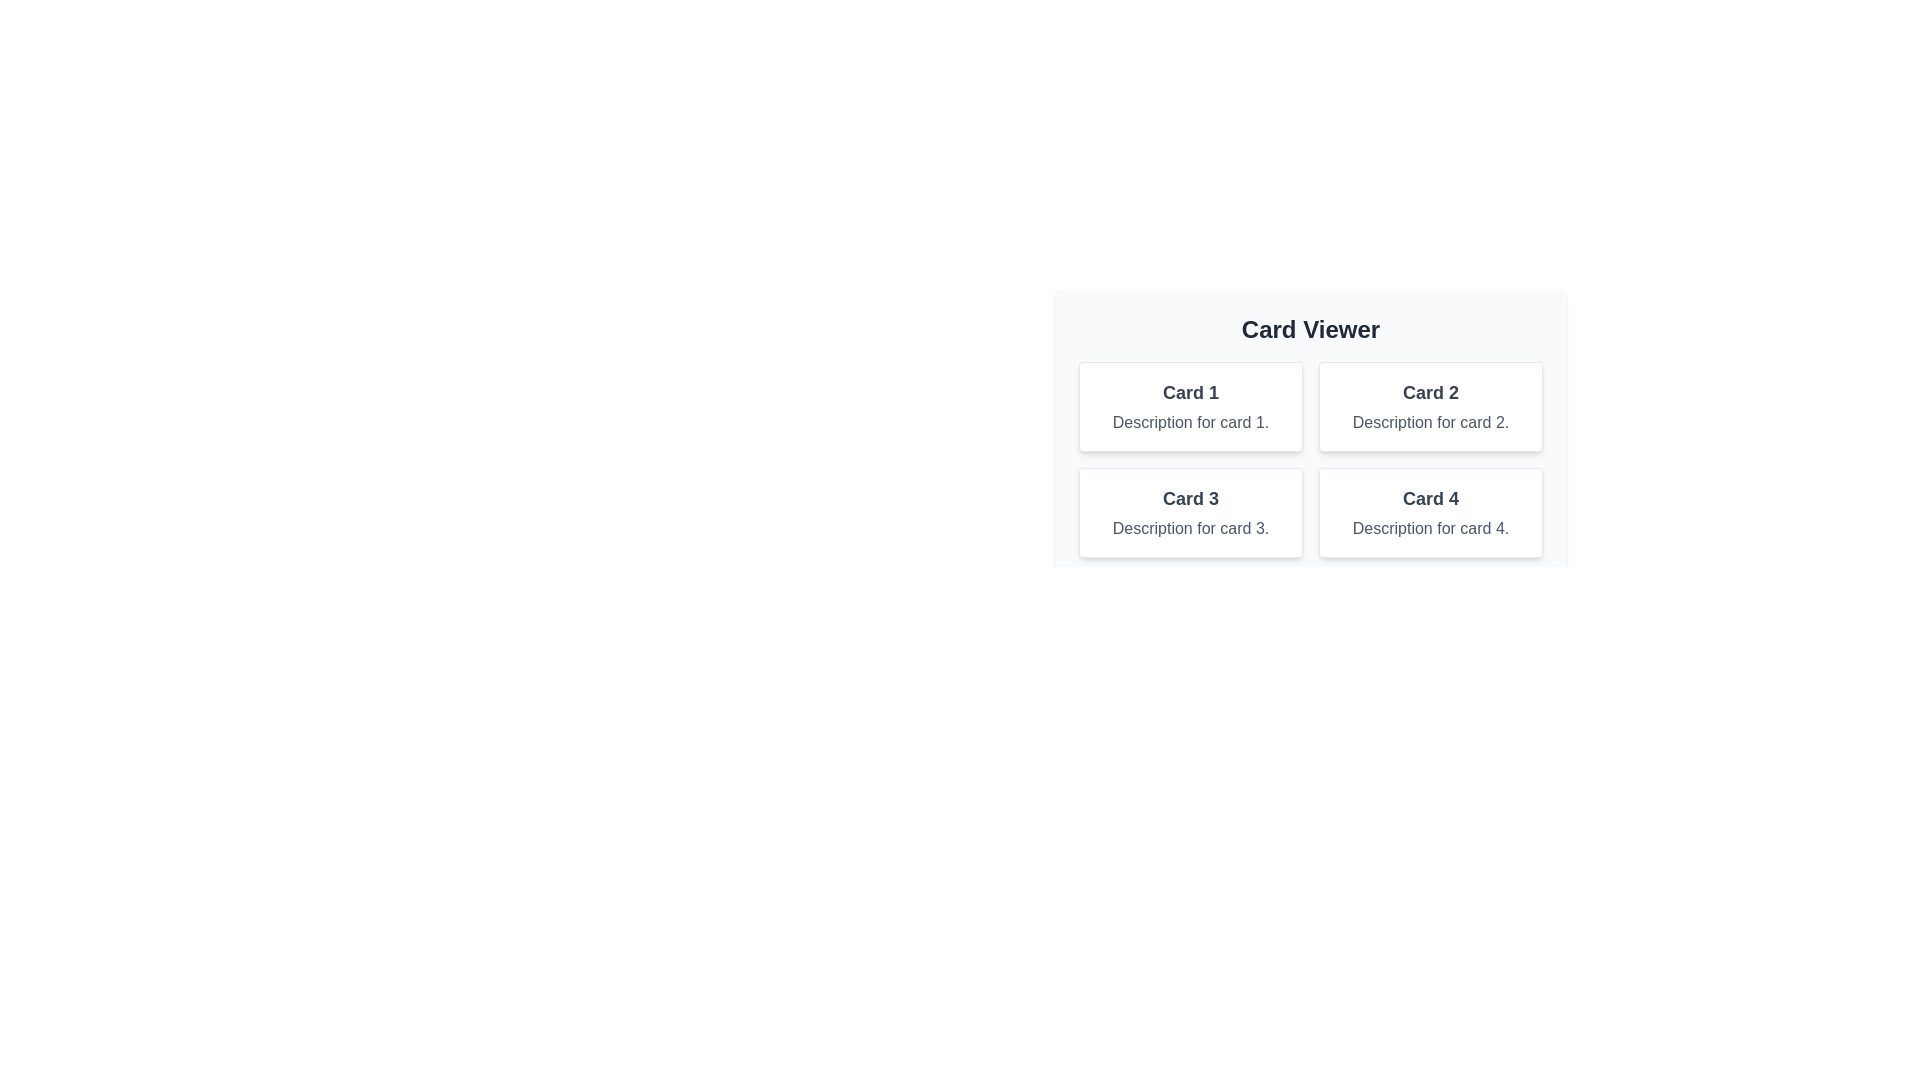  Describe the element at coordinates (1190, 406) in the screenshot. I see `content displayed on the Card component located at the top-left corner of the grid layout` at that location.